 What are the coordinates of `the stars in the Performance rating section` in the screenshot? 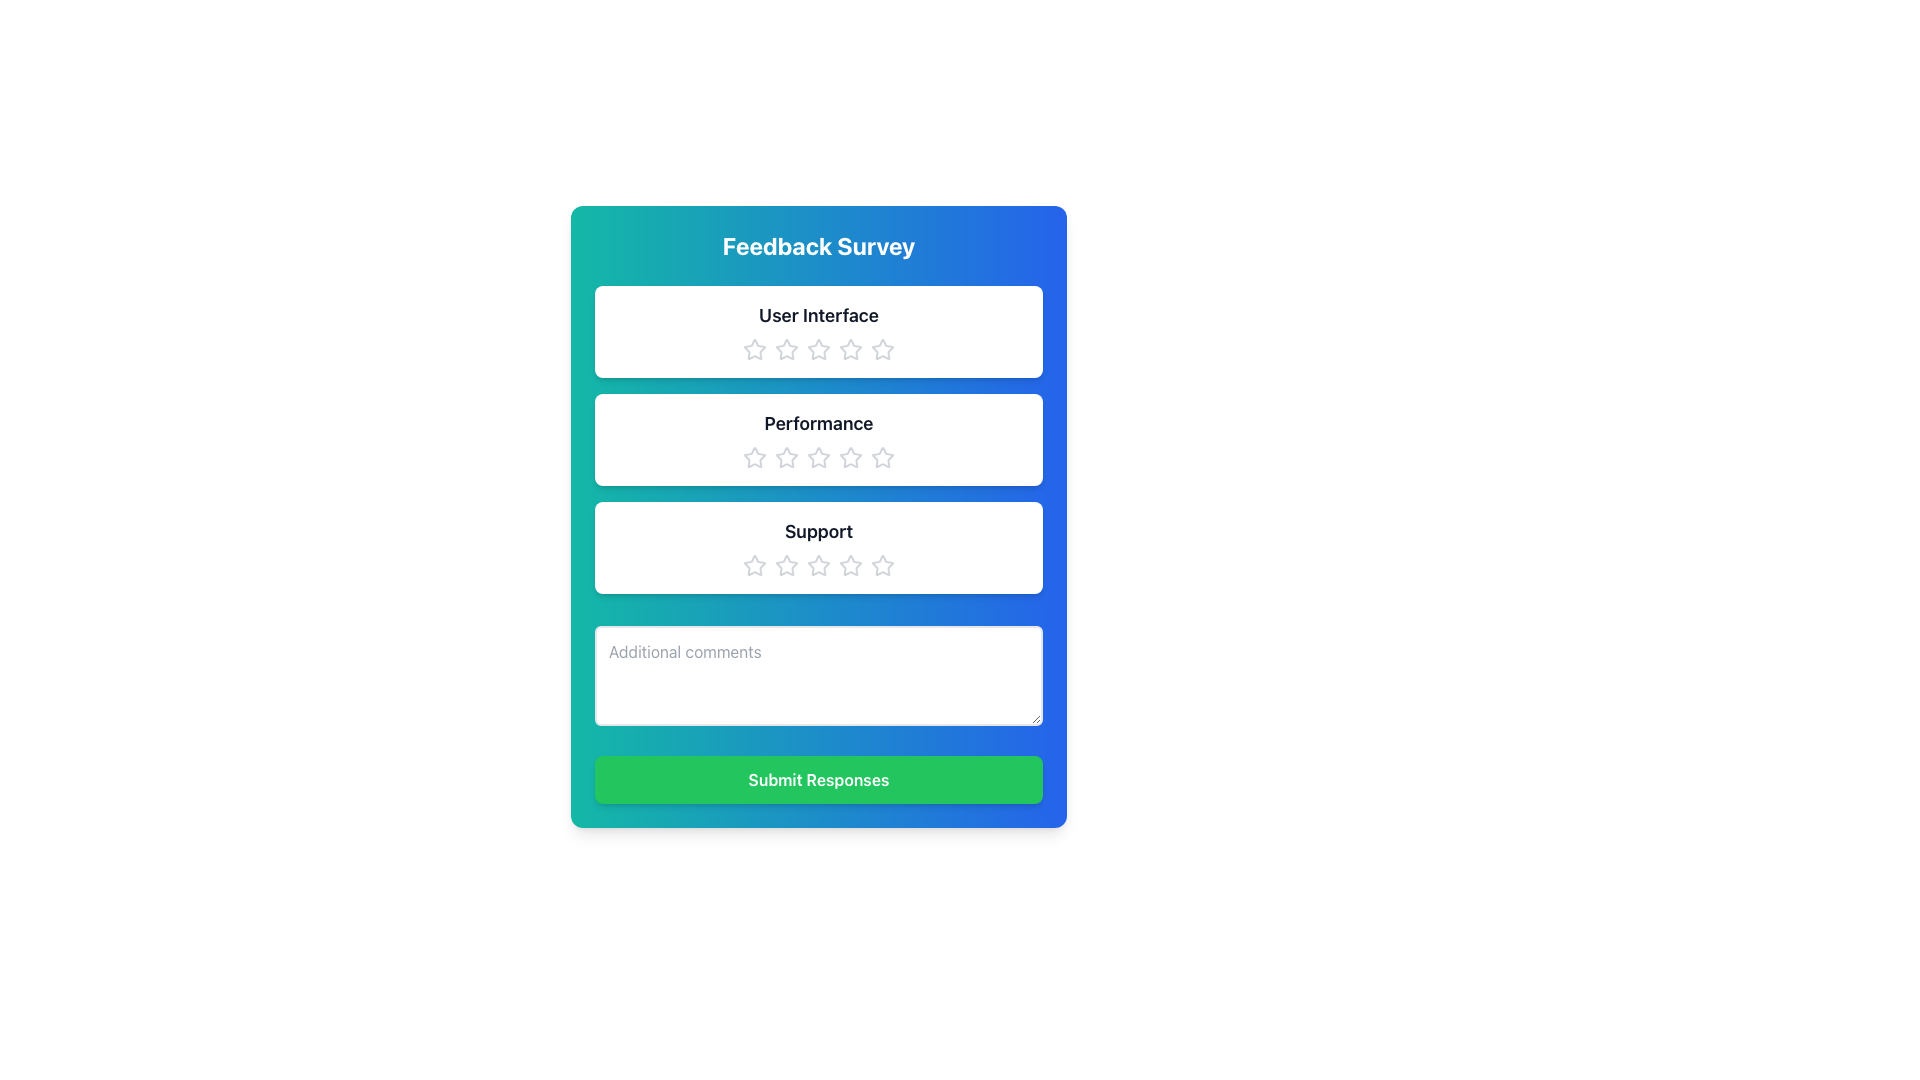 It's located at (819, 438).